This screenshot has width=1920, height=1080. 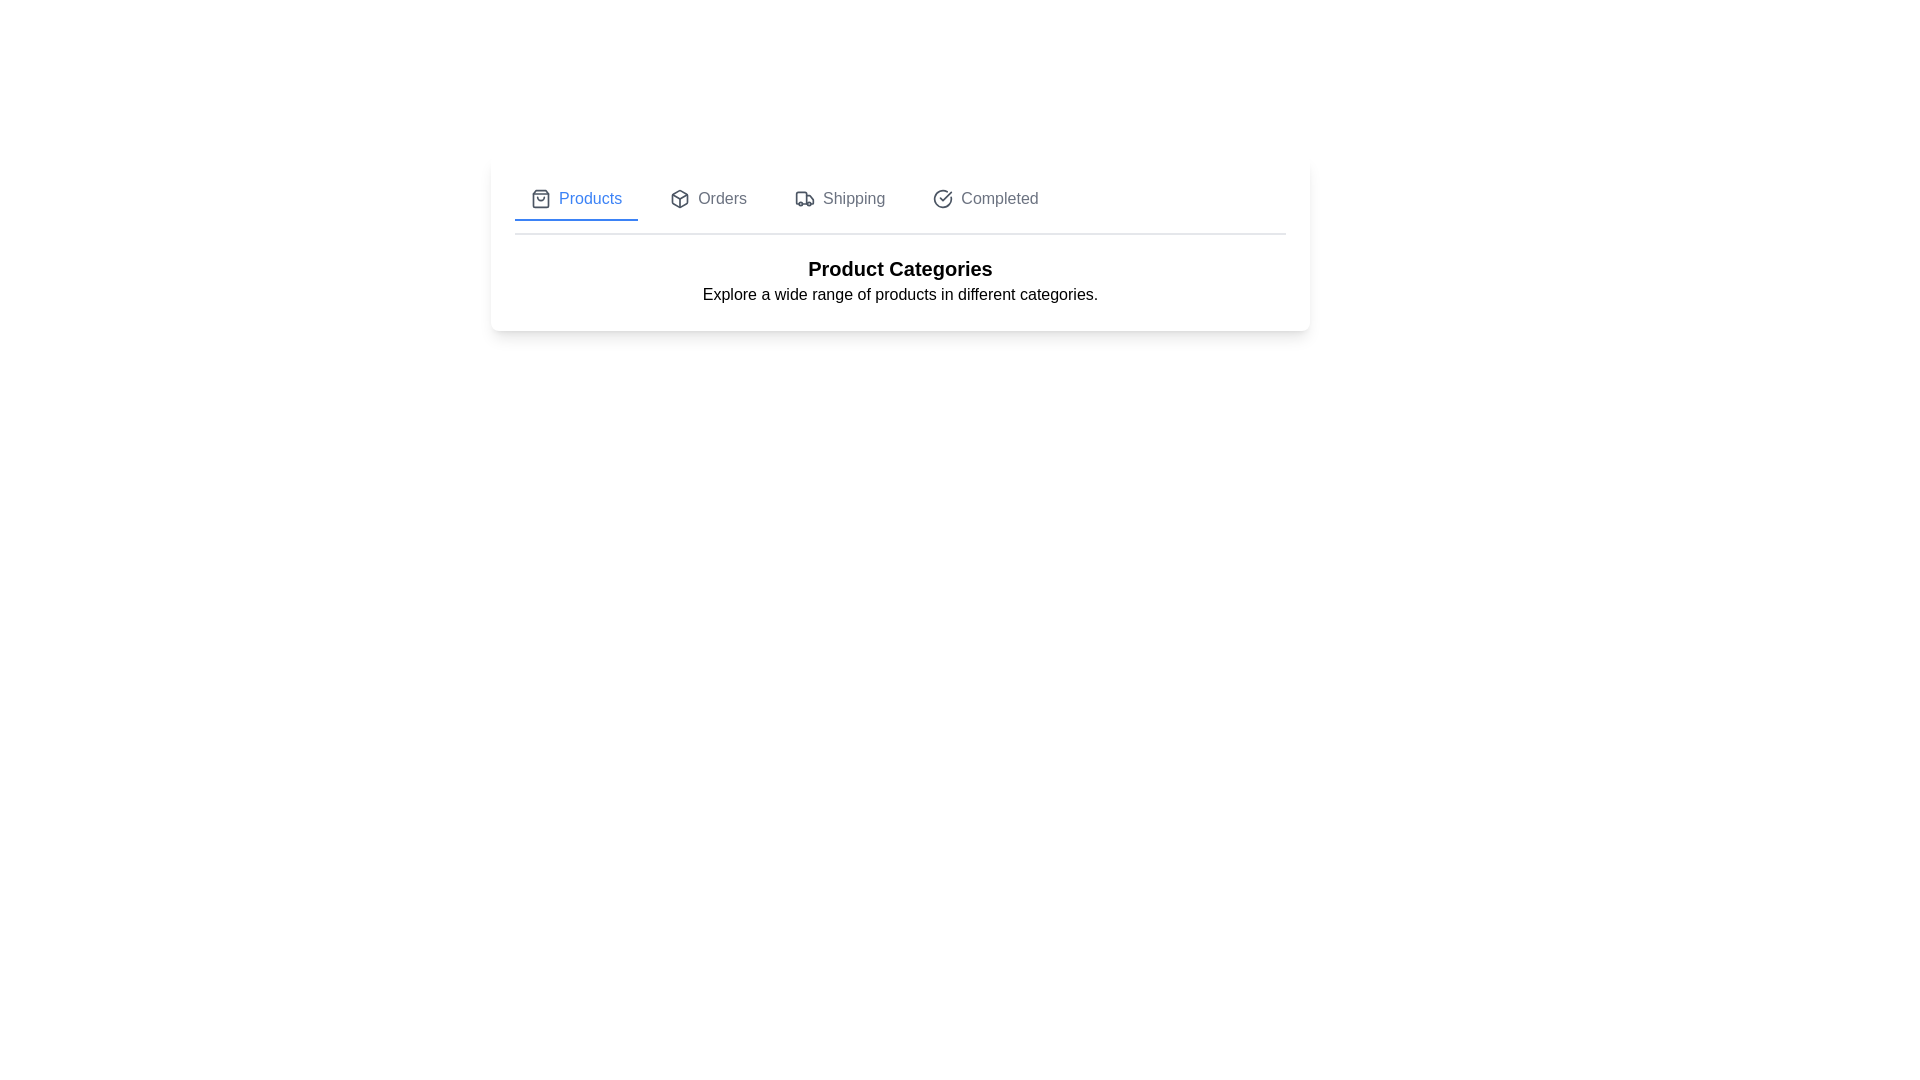 What do you see at coordinates (680, 199) in the screenshot?
I see `the central box-like icon in the Orders section of the header menu` at bounding box center [680, 199].